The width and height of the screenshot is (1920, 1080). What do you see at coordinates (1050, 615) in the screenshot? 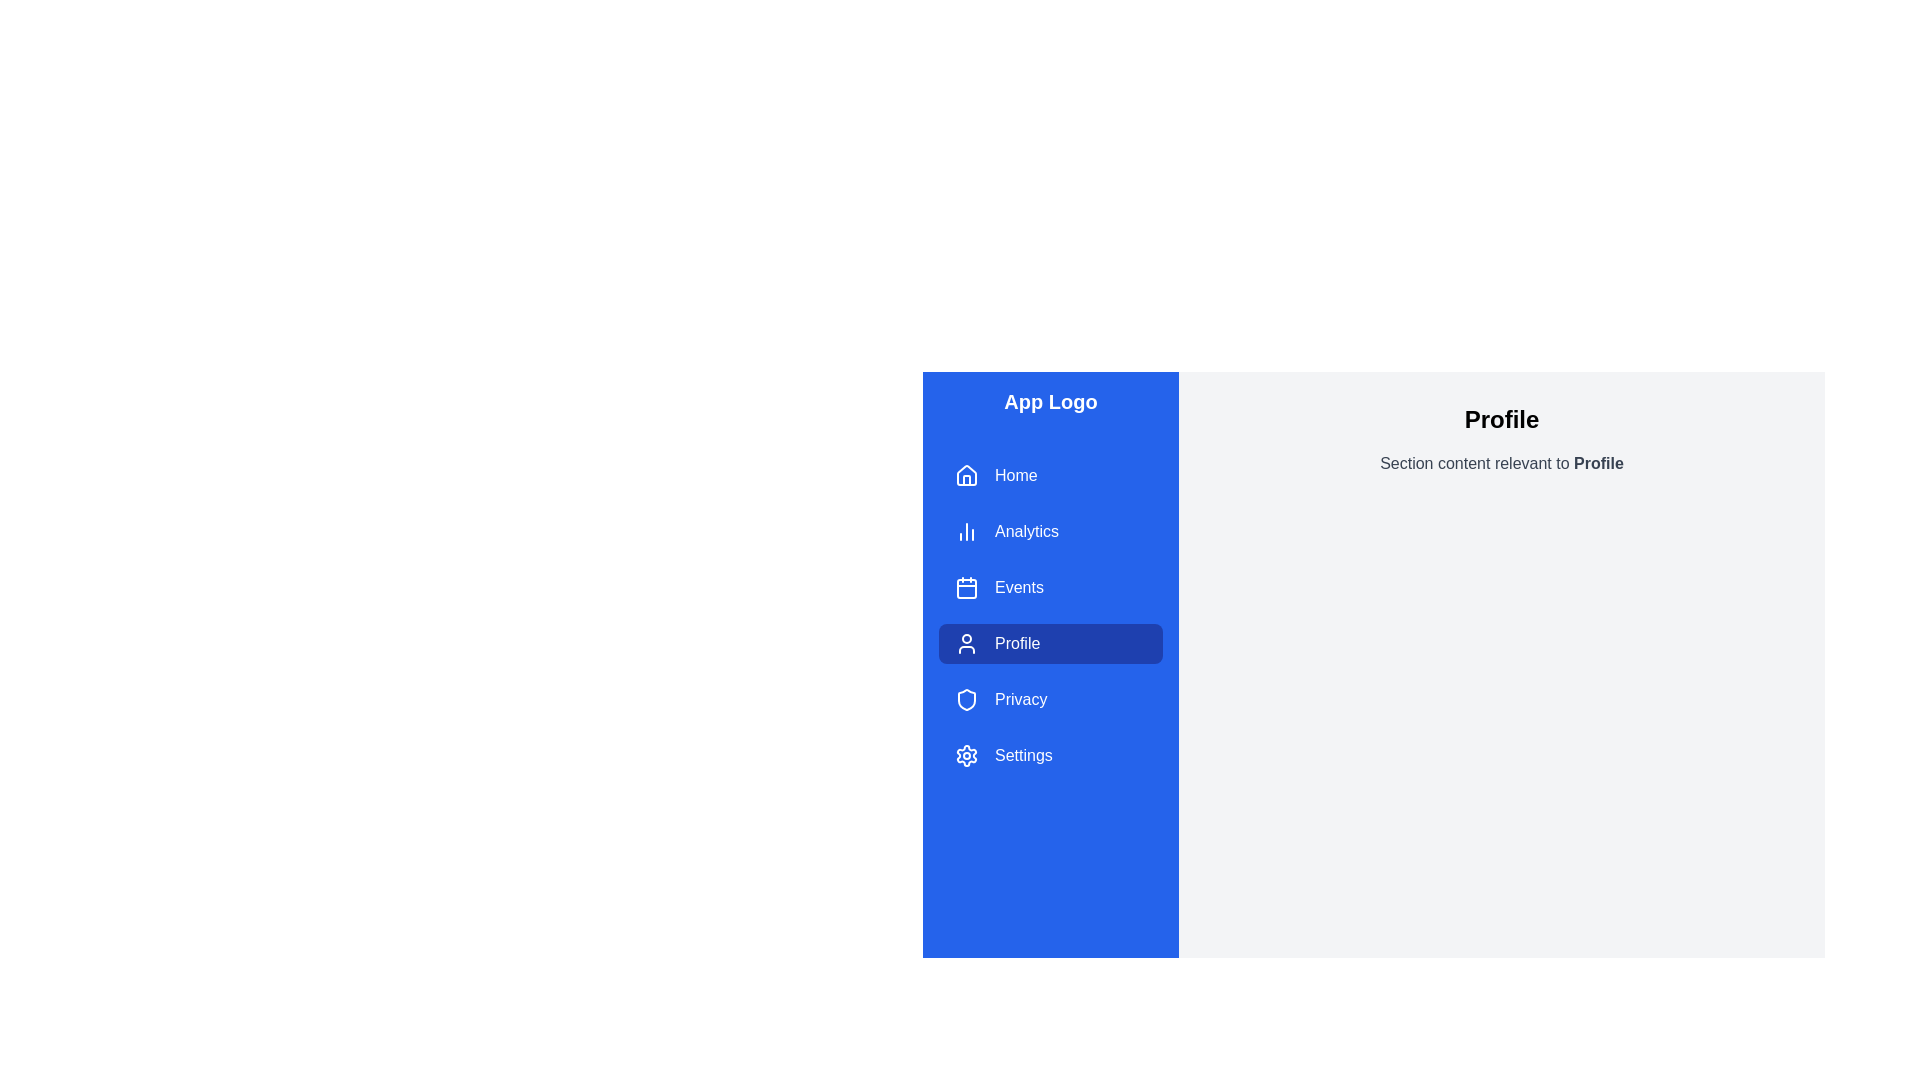
I see `the 'Profile' option in the Vertical Navigation Menu` at bounding box center [1050, 615].